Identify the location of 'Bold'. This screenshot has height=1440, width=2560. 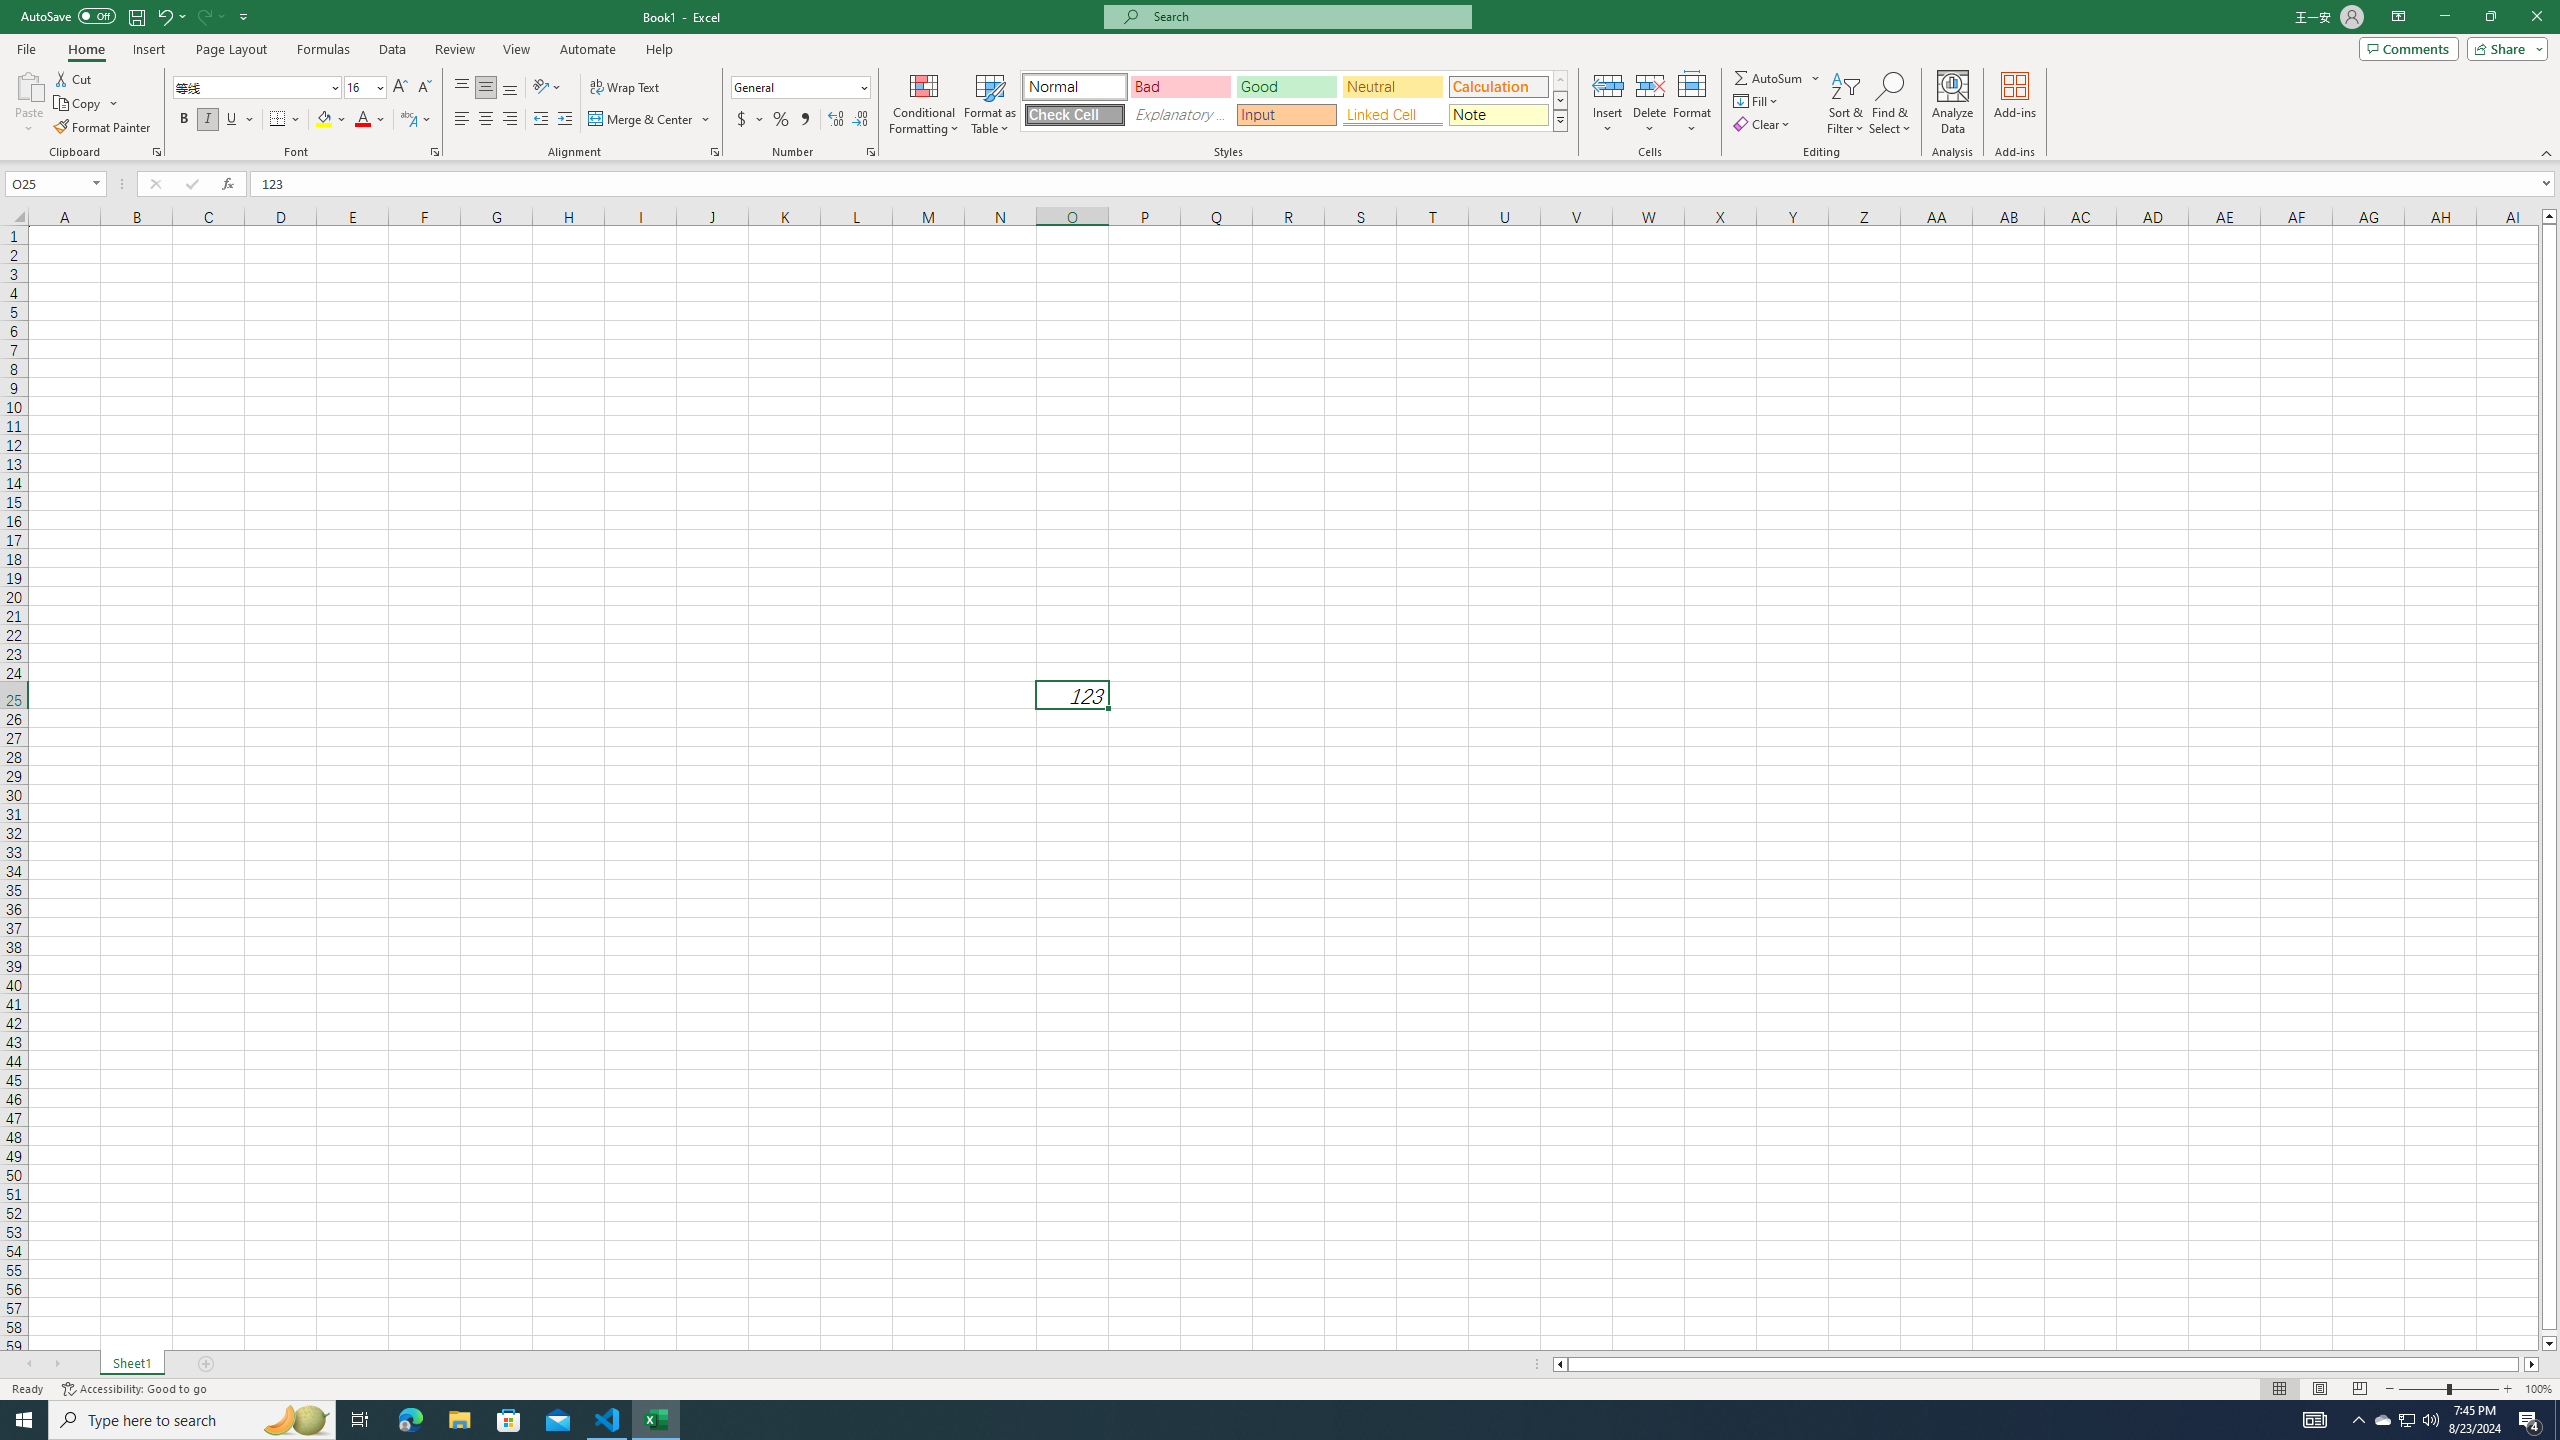
(183, 118).